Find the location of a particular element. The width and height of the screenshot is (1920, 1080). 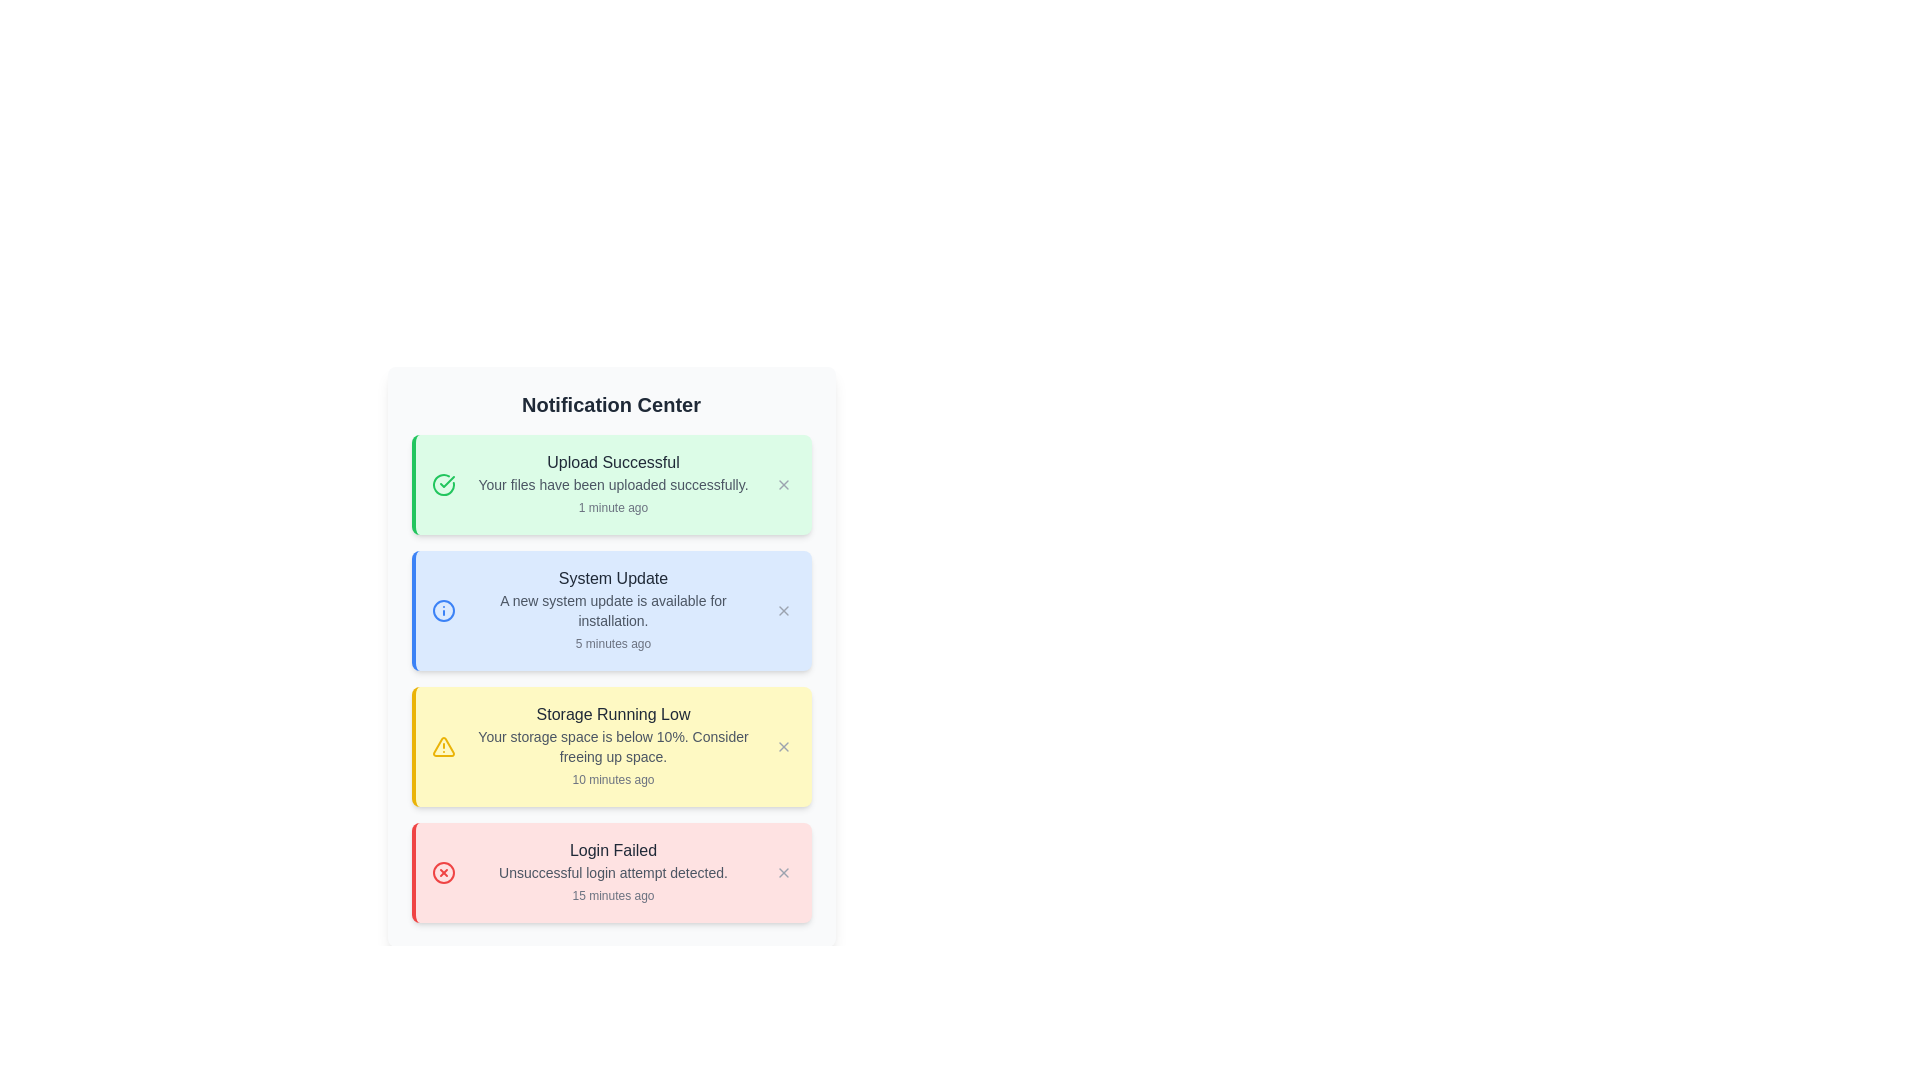

the static text label displaying '5 minutes ago.' located at the bottom right of the 'System Update' notification card in the notifications list is located at coordinates (612, 644).